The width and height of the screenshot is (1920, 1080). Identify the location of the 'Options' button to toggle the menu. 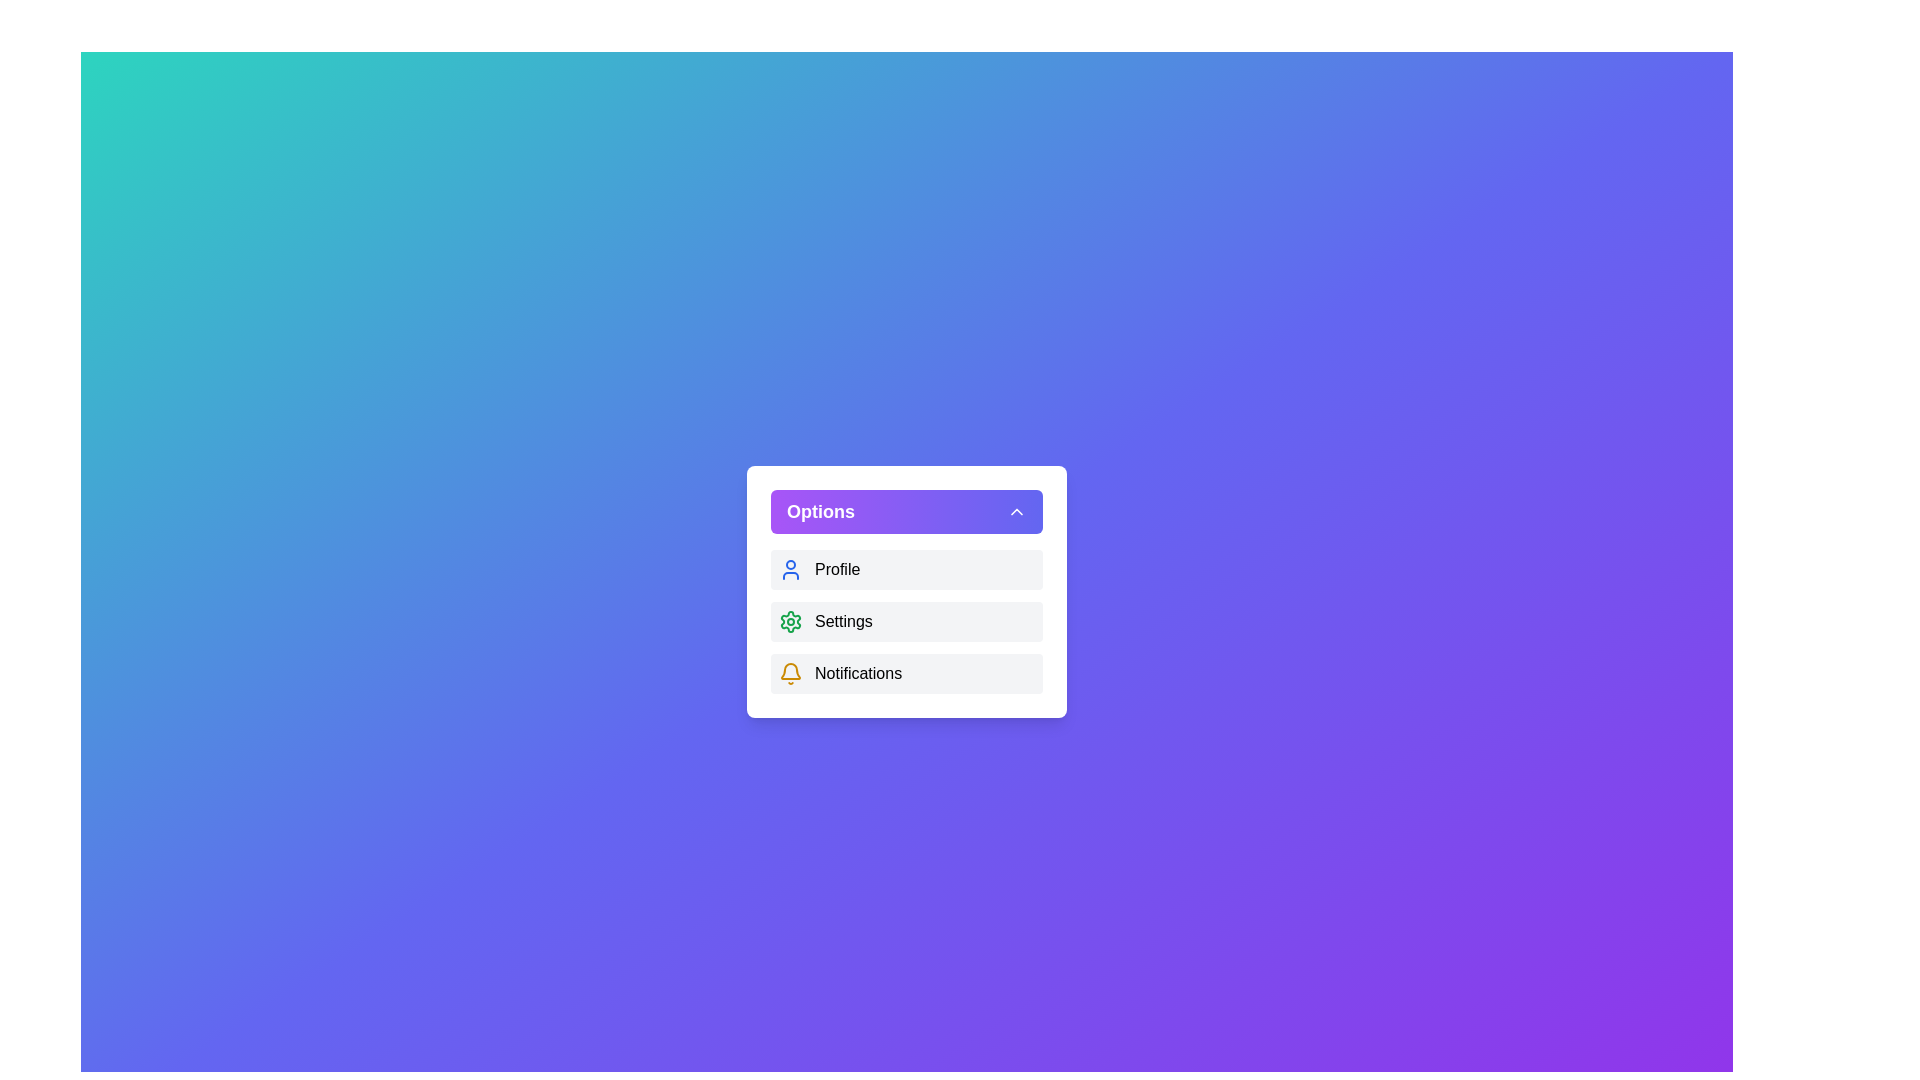
(906, 511).